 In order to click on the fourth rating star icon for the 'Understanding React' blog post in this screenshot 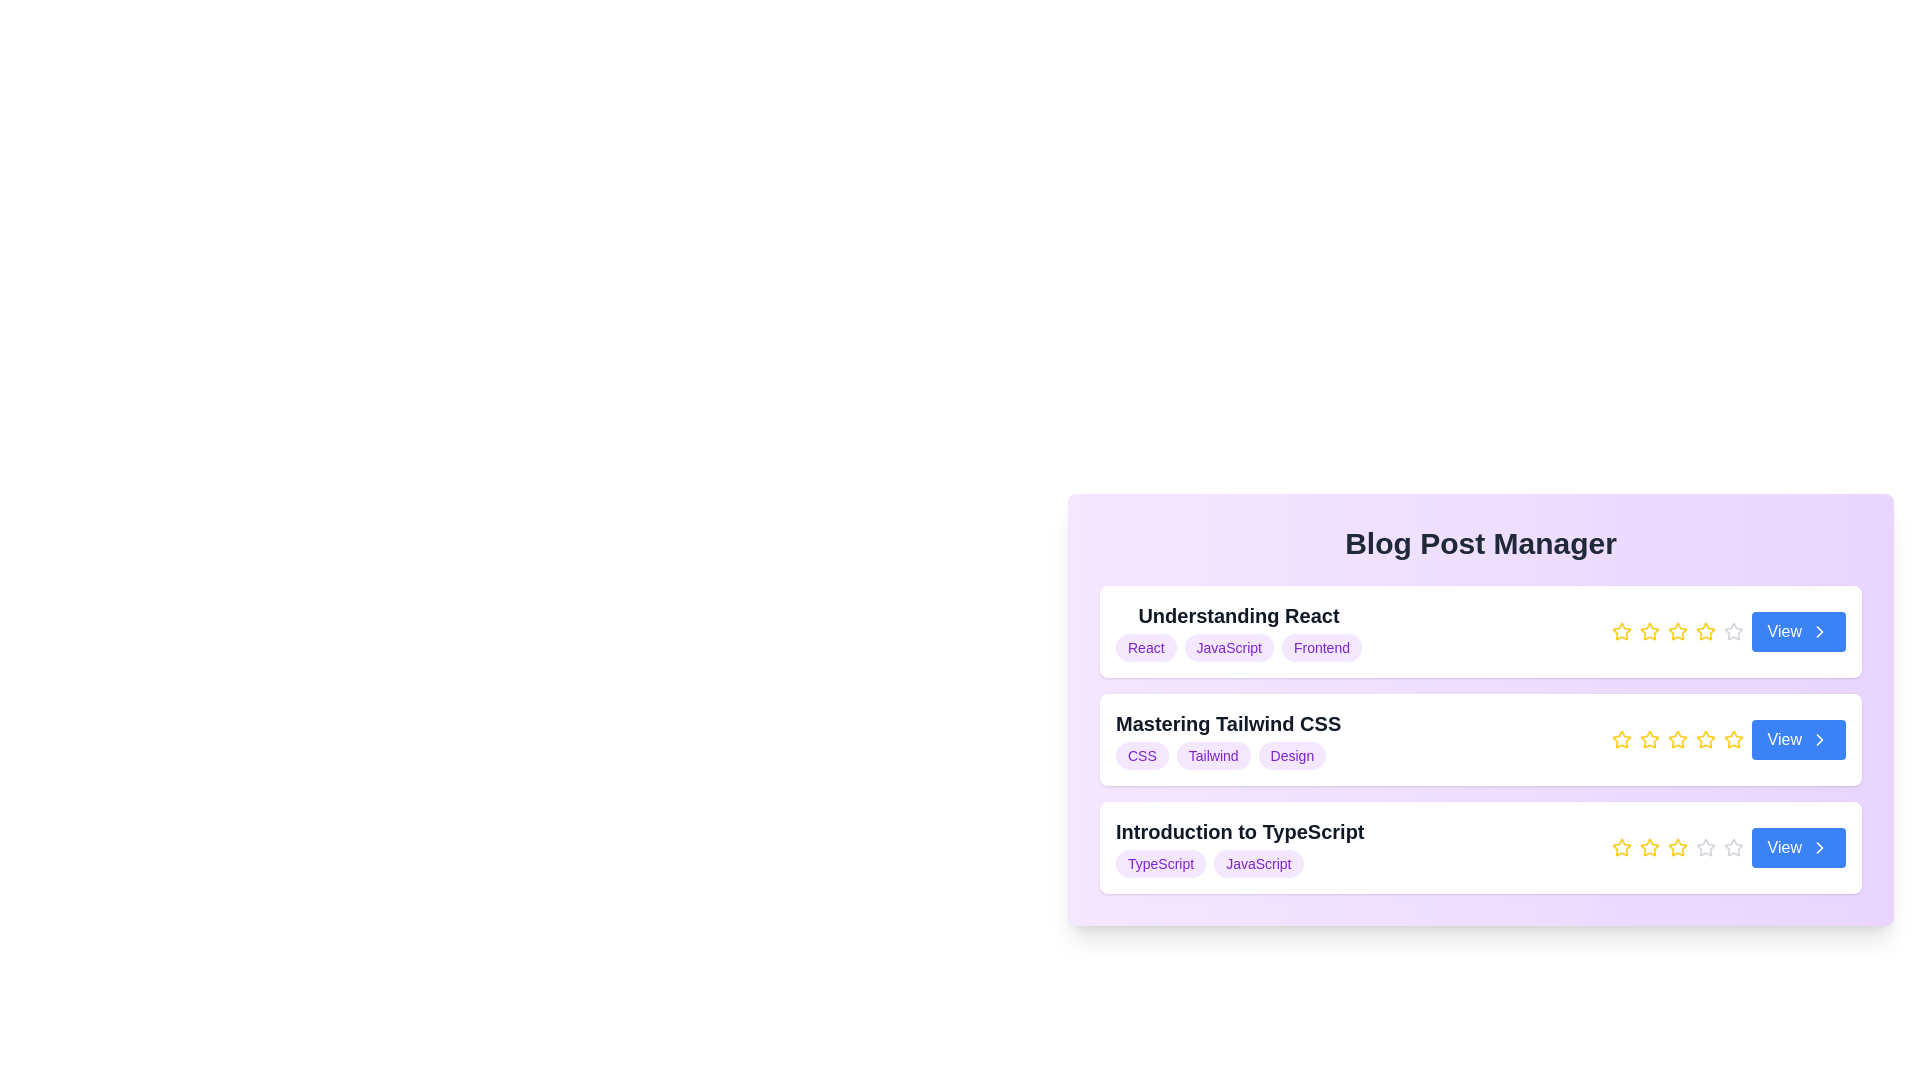, I will do `click(1677, 631)`.